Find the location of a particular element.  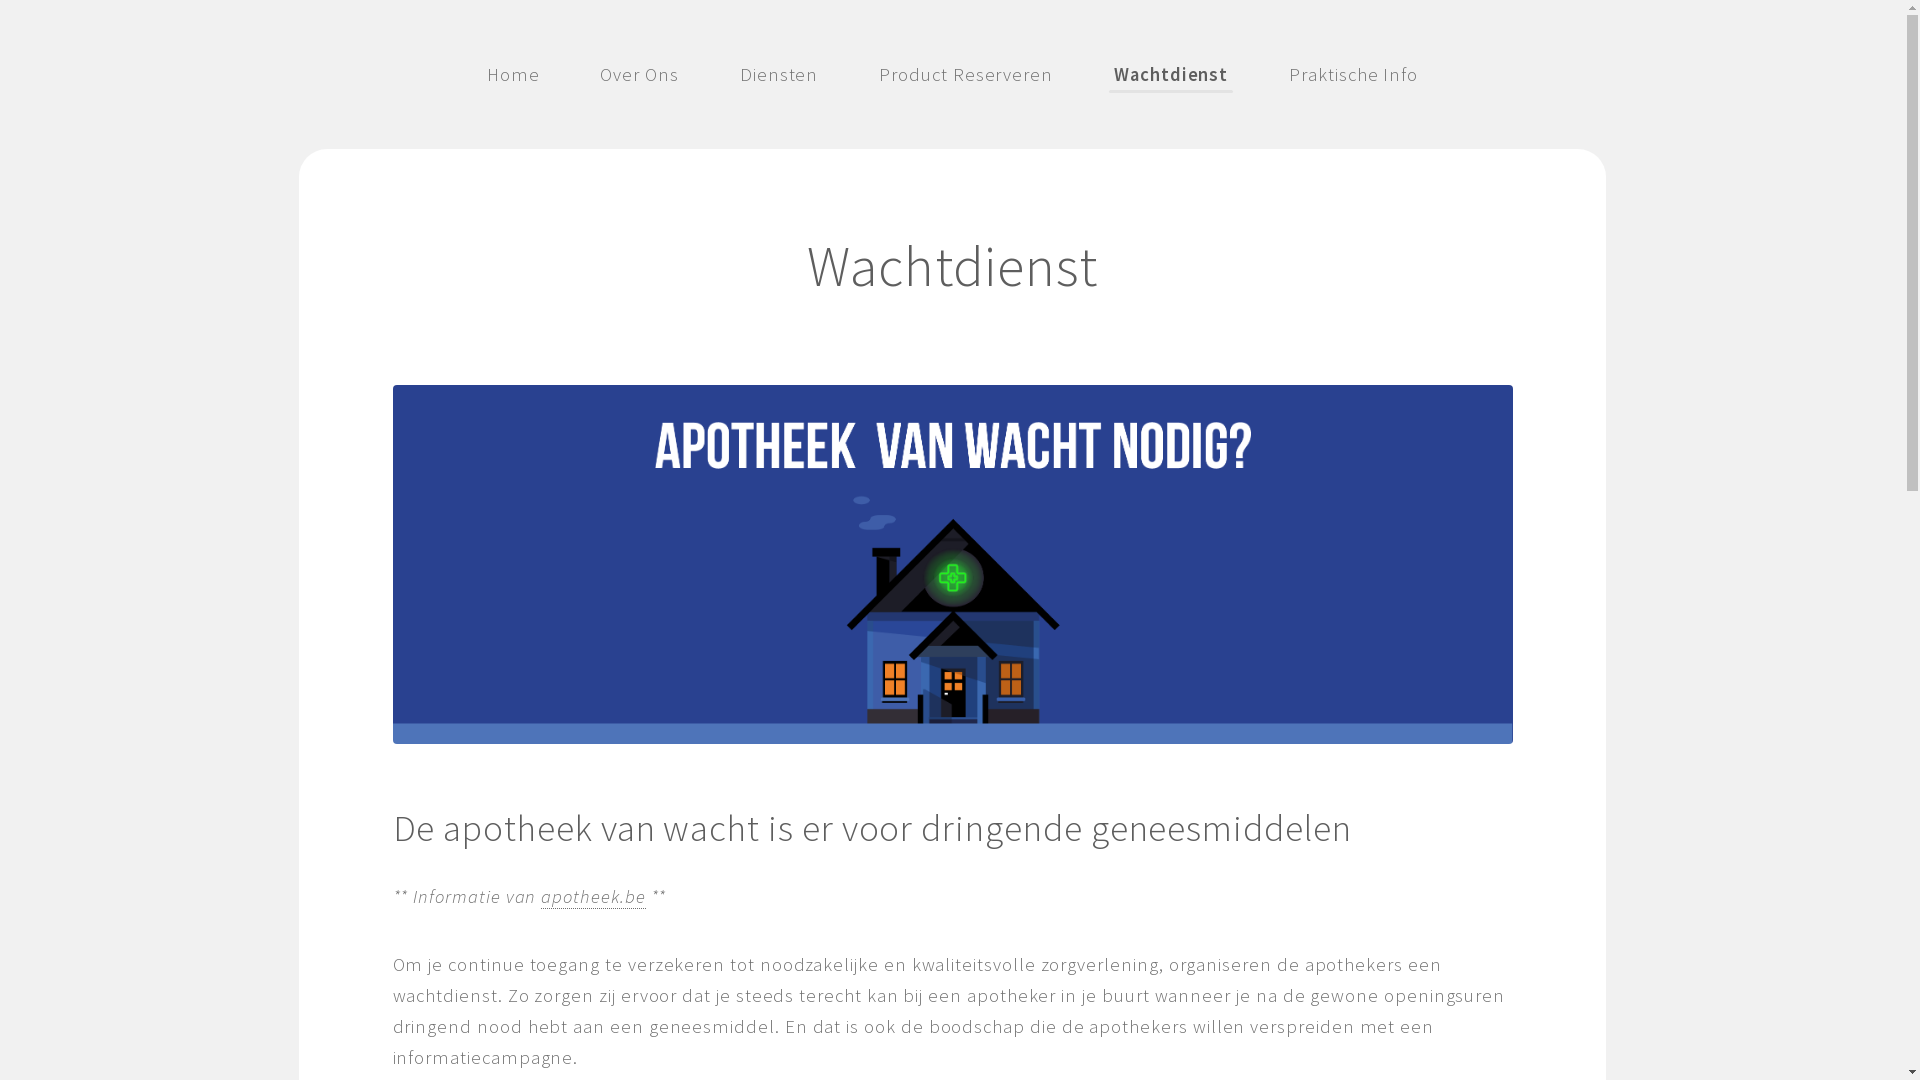

'Praktische Info' is located at coordinates (1353, 72).